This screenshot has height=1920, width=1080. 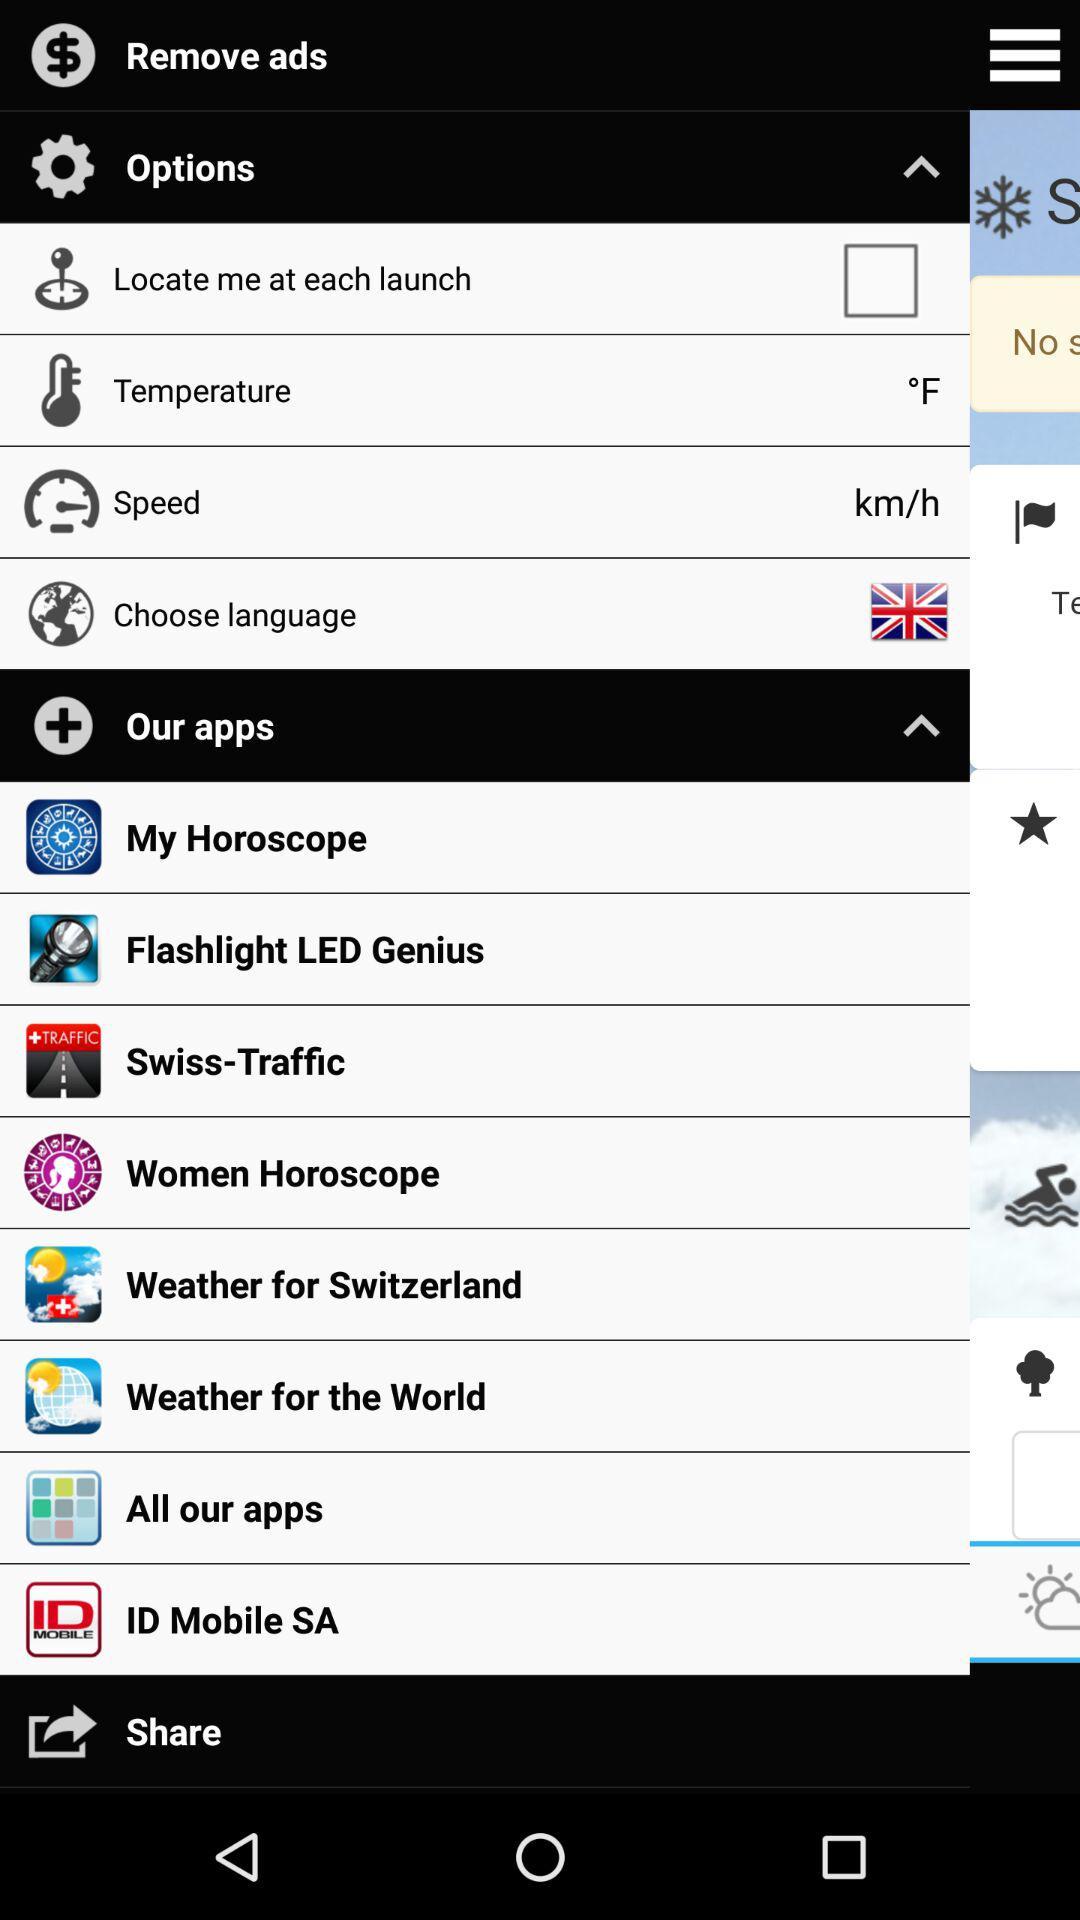 I want to click on icon above the swiss-traffic app, so click(x=536, y=947).